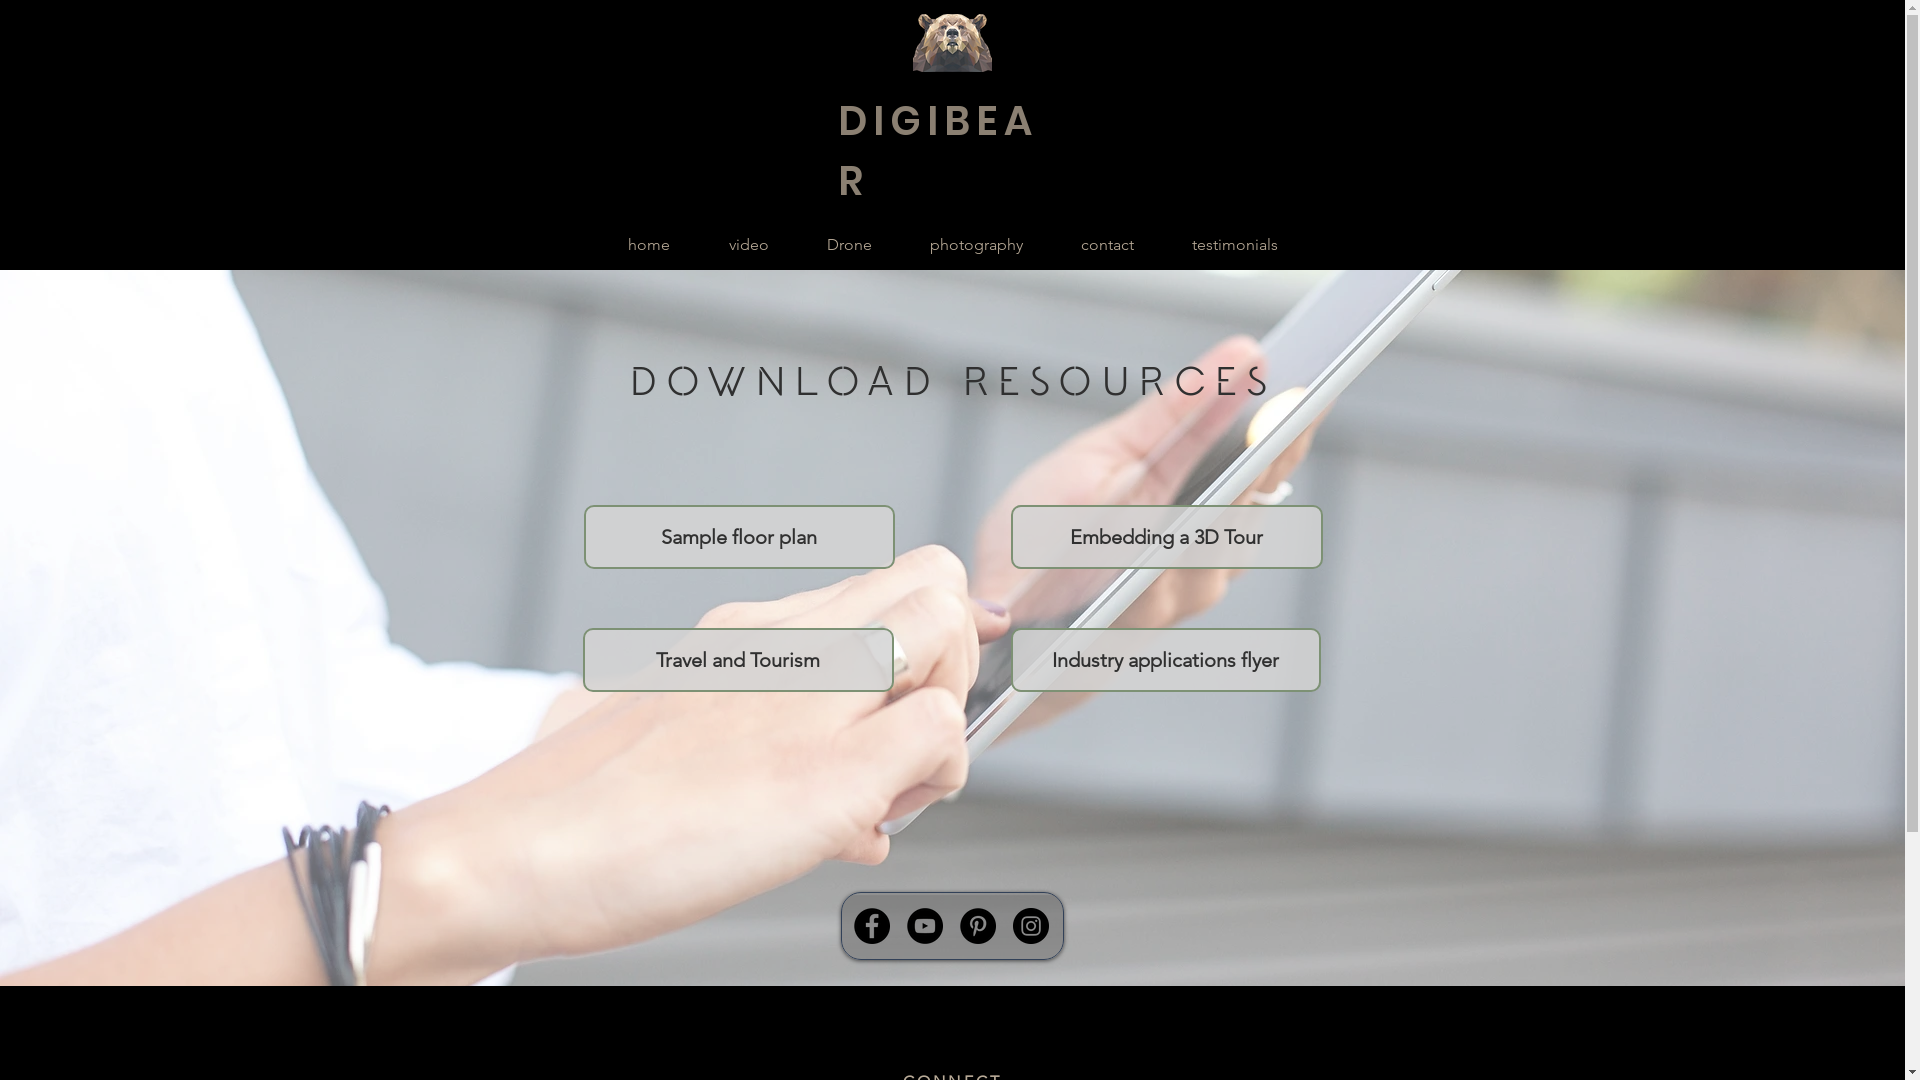  Describe the element at coordinates (738, 535) in the screenshot. I see `'Sample floor plan'` at that location.